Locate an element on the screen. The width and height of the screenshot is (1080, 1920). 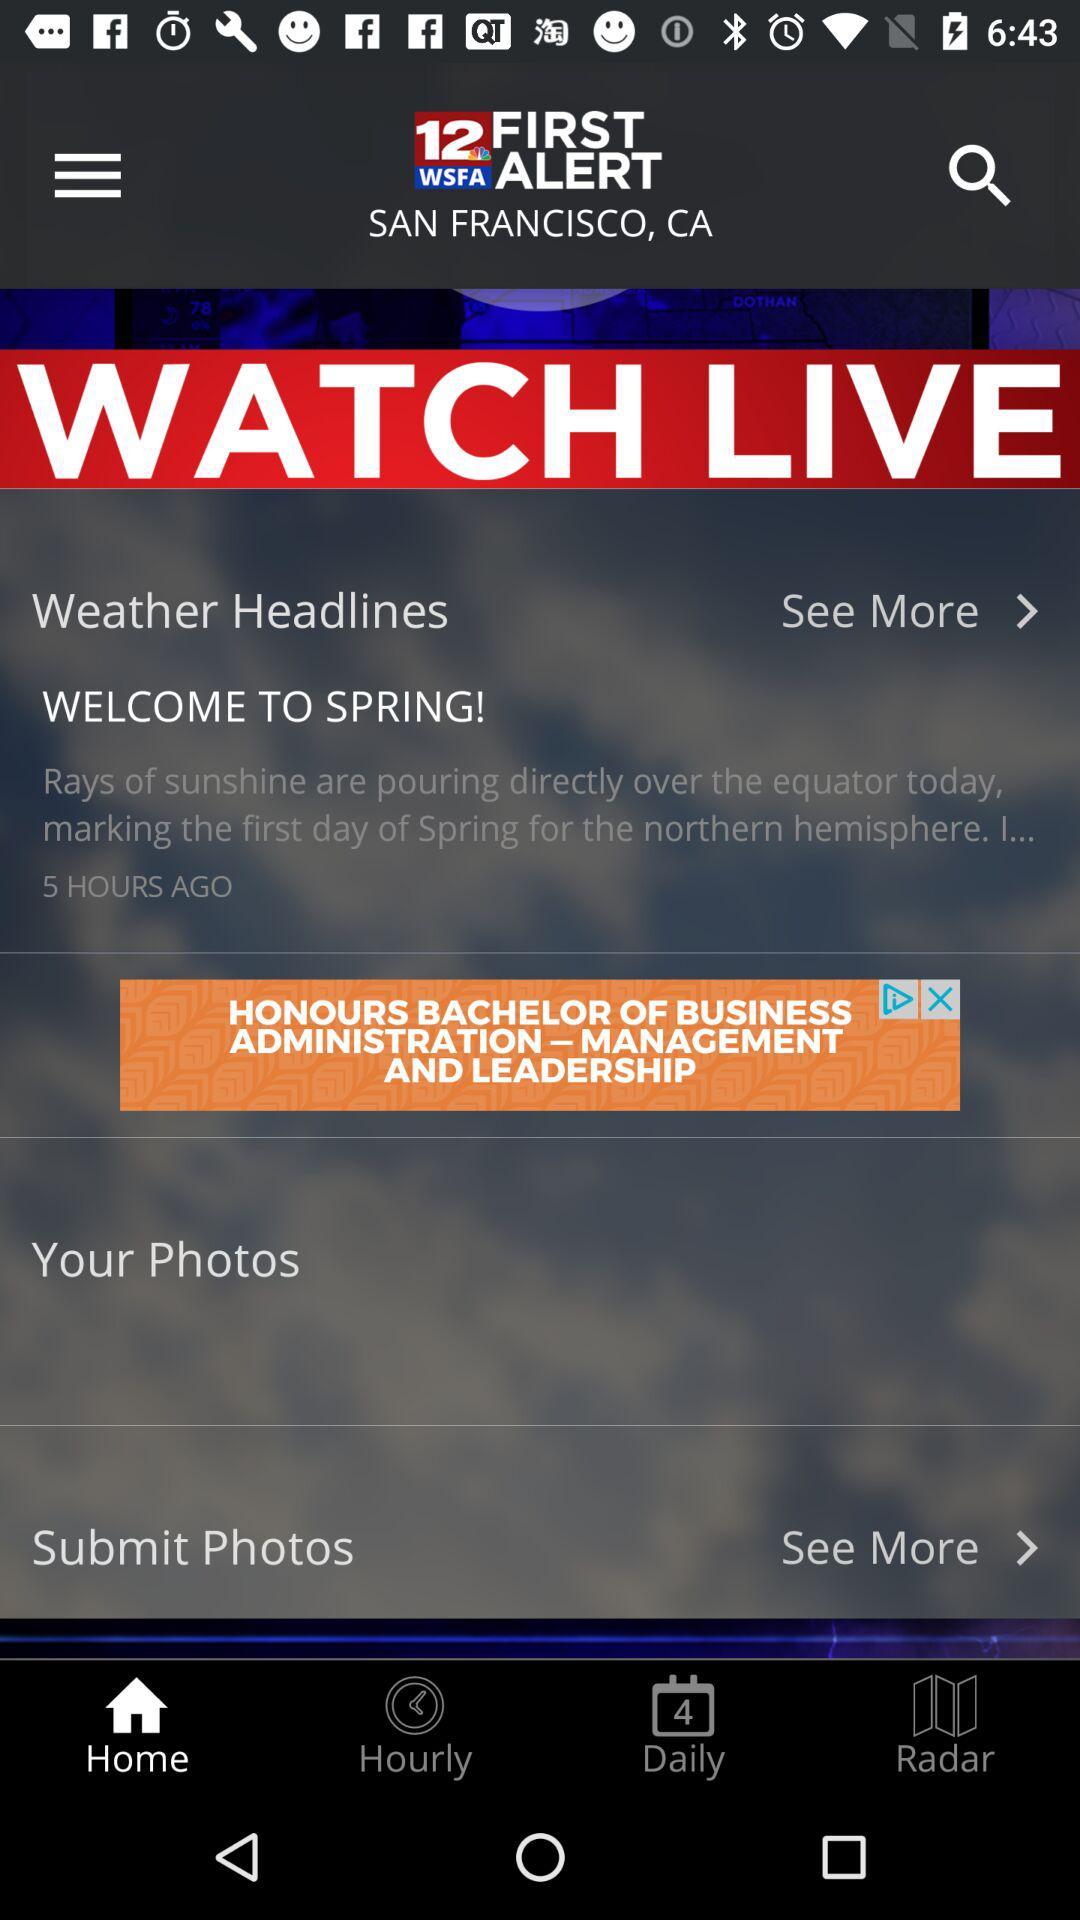
the daily item is located at coordinates (682, 1726).